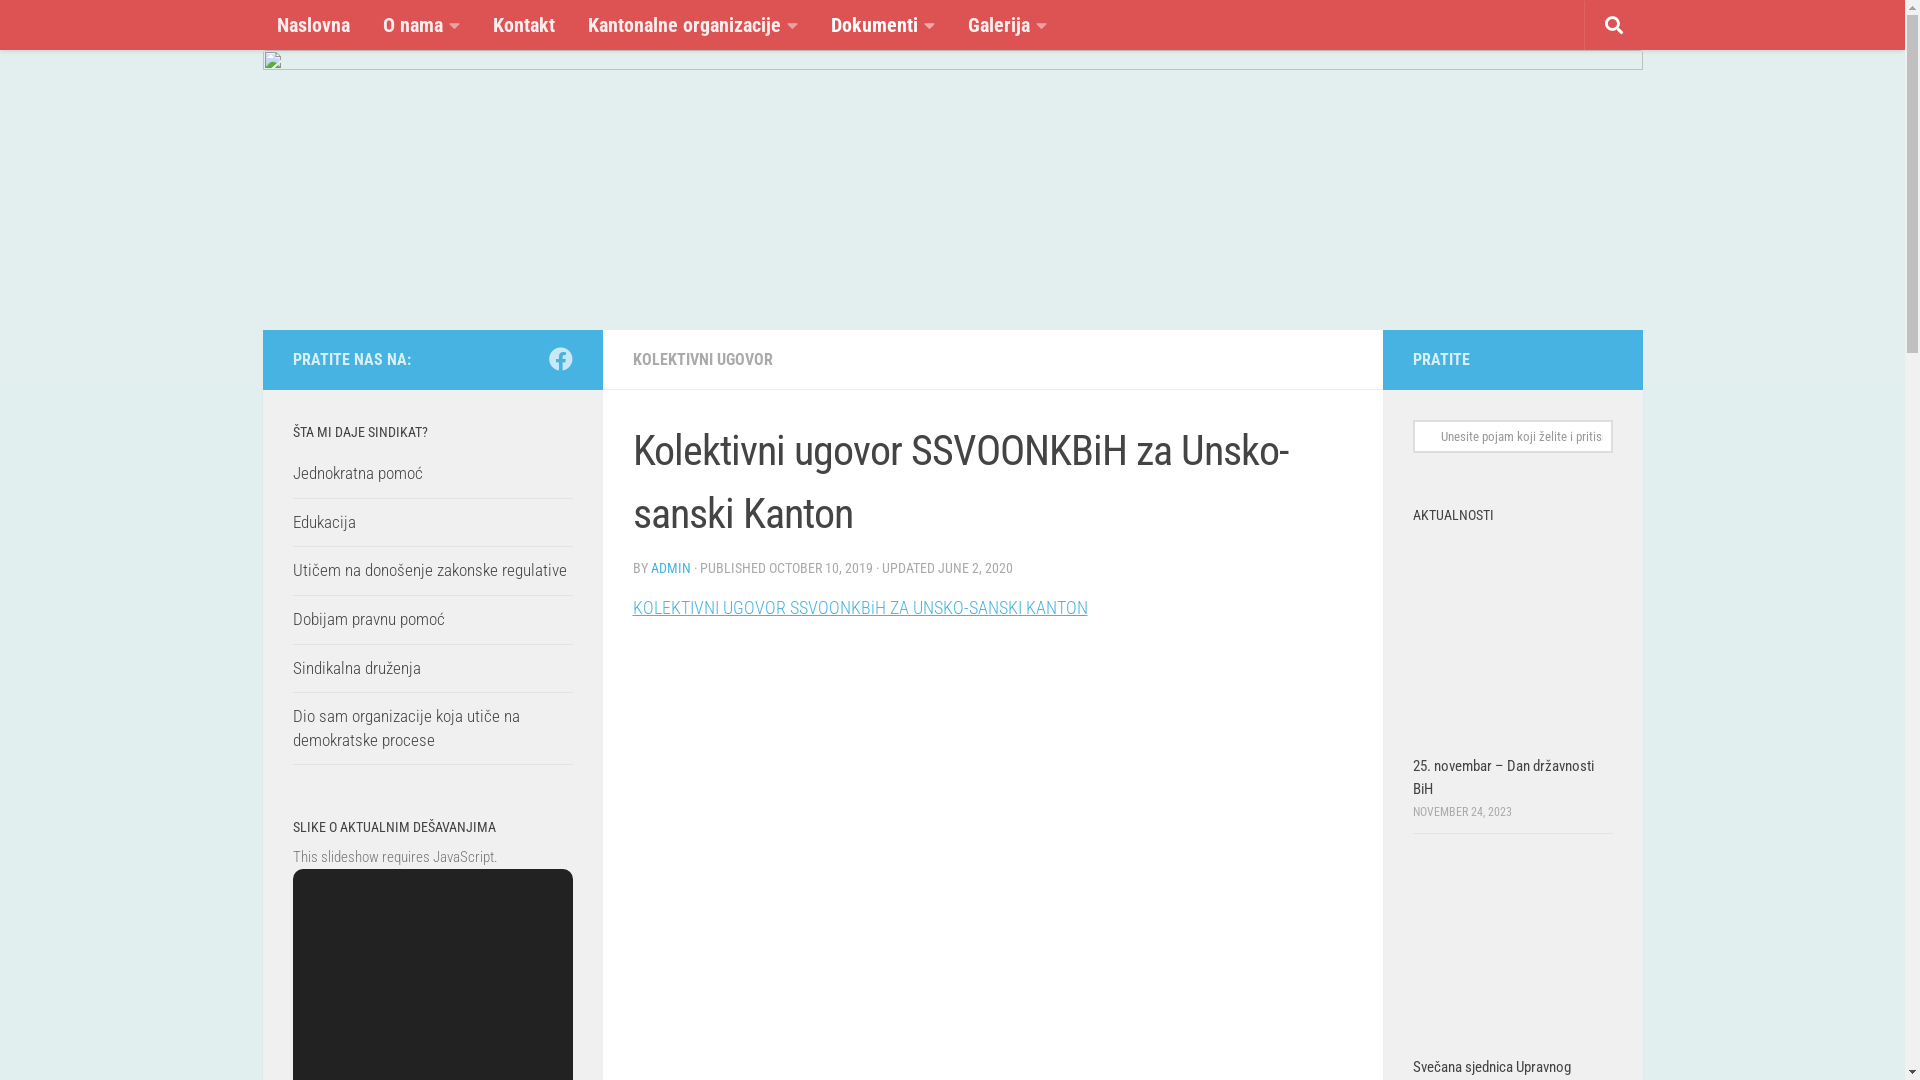 The image size is (1920, 1080). What do you see at coordinates (291, 520) in the screenshot?
I see `'Edukacija'` at bounding box center [291, 520].